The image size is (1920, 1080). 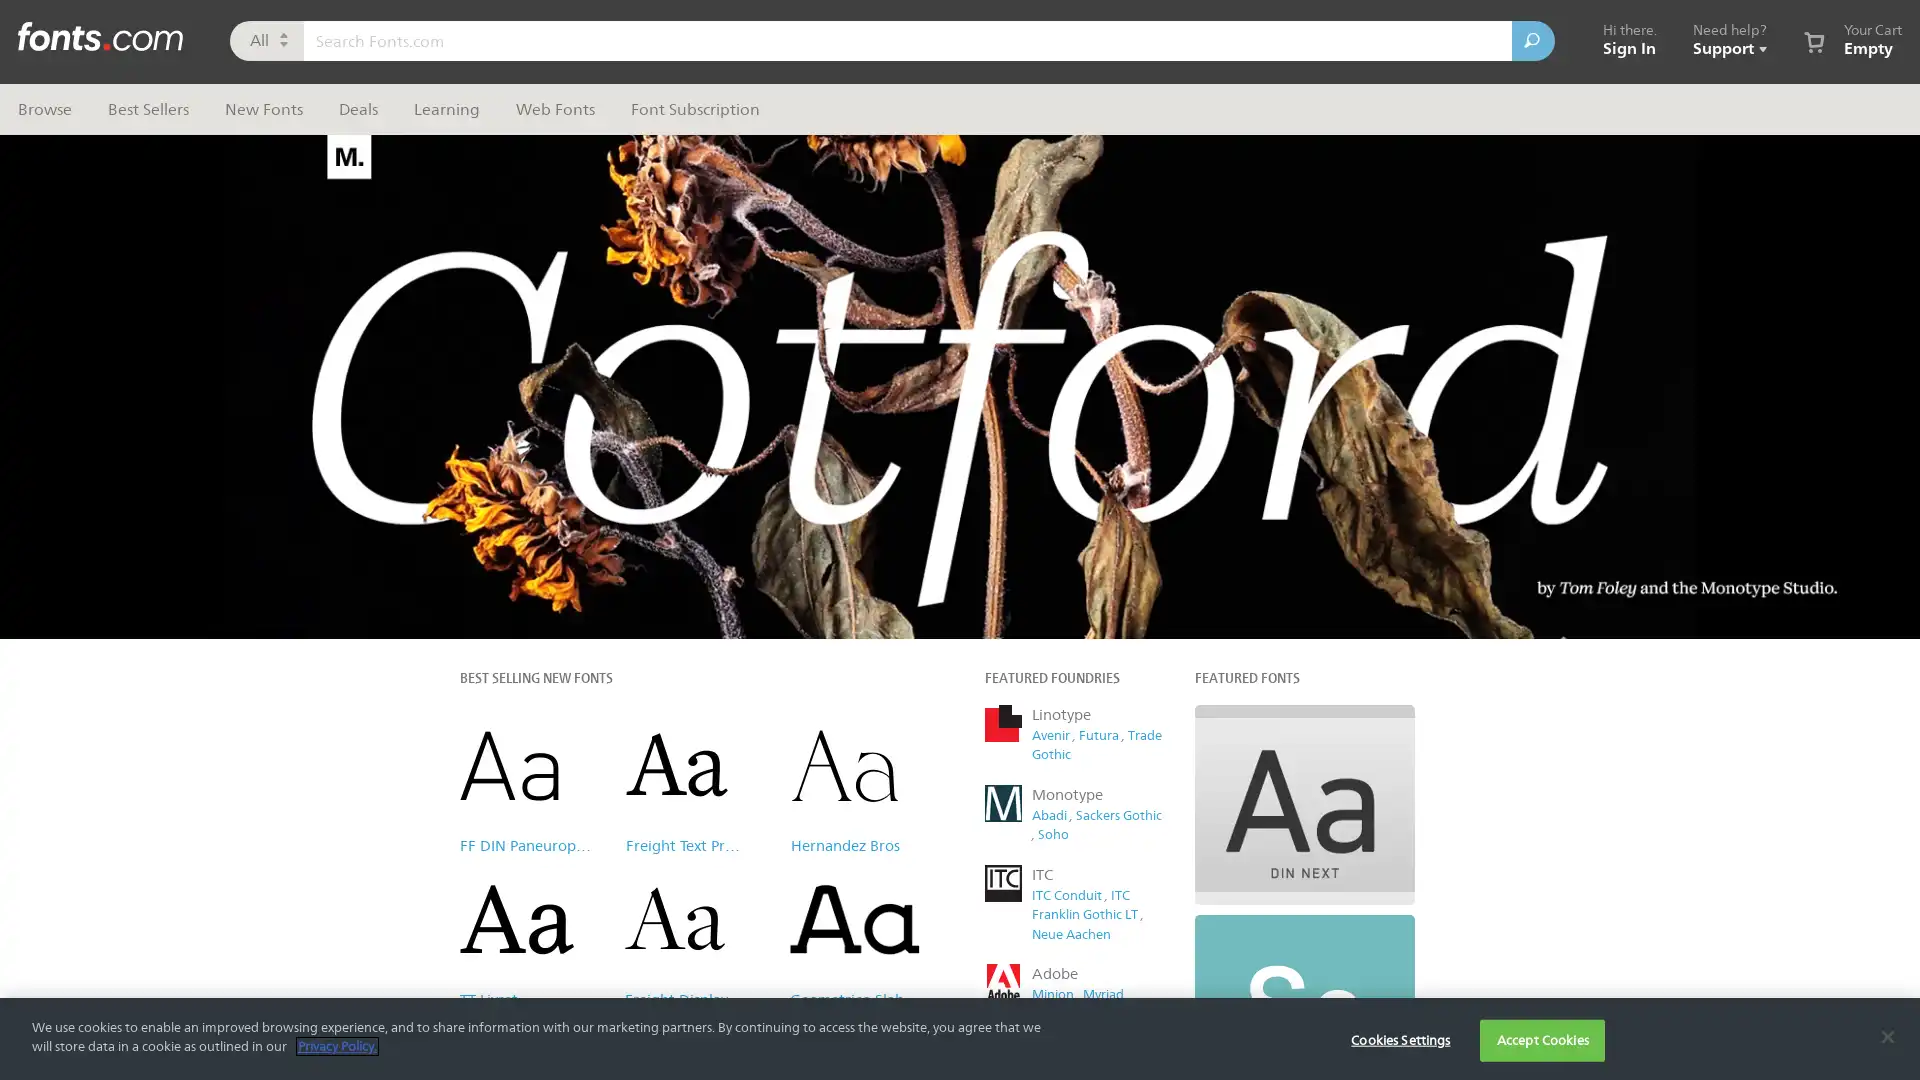 I want to click on Subscribe, so click(x=1159, y=515).